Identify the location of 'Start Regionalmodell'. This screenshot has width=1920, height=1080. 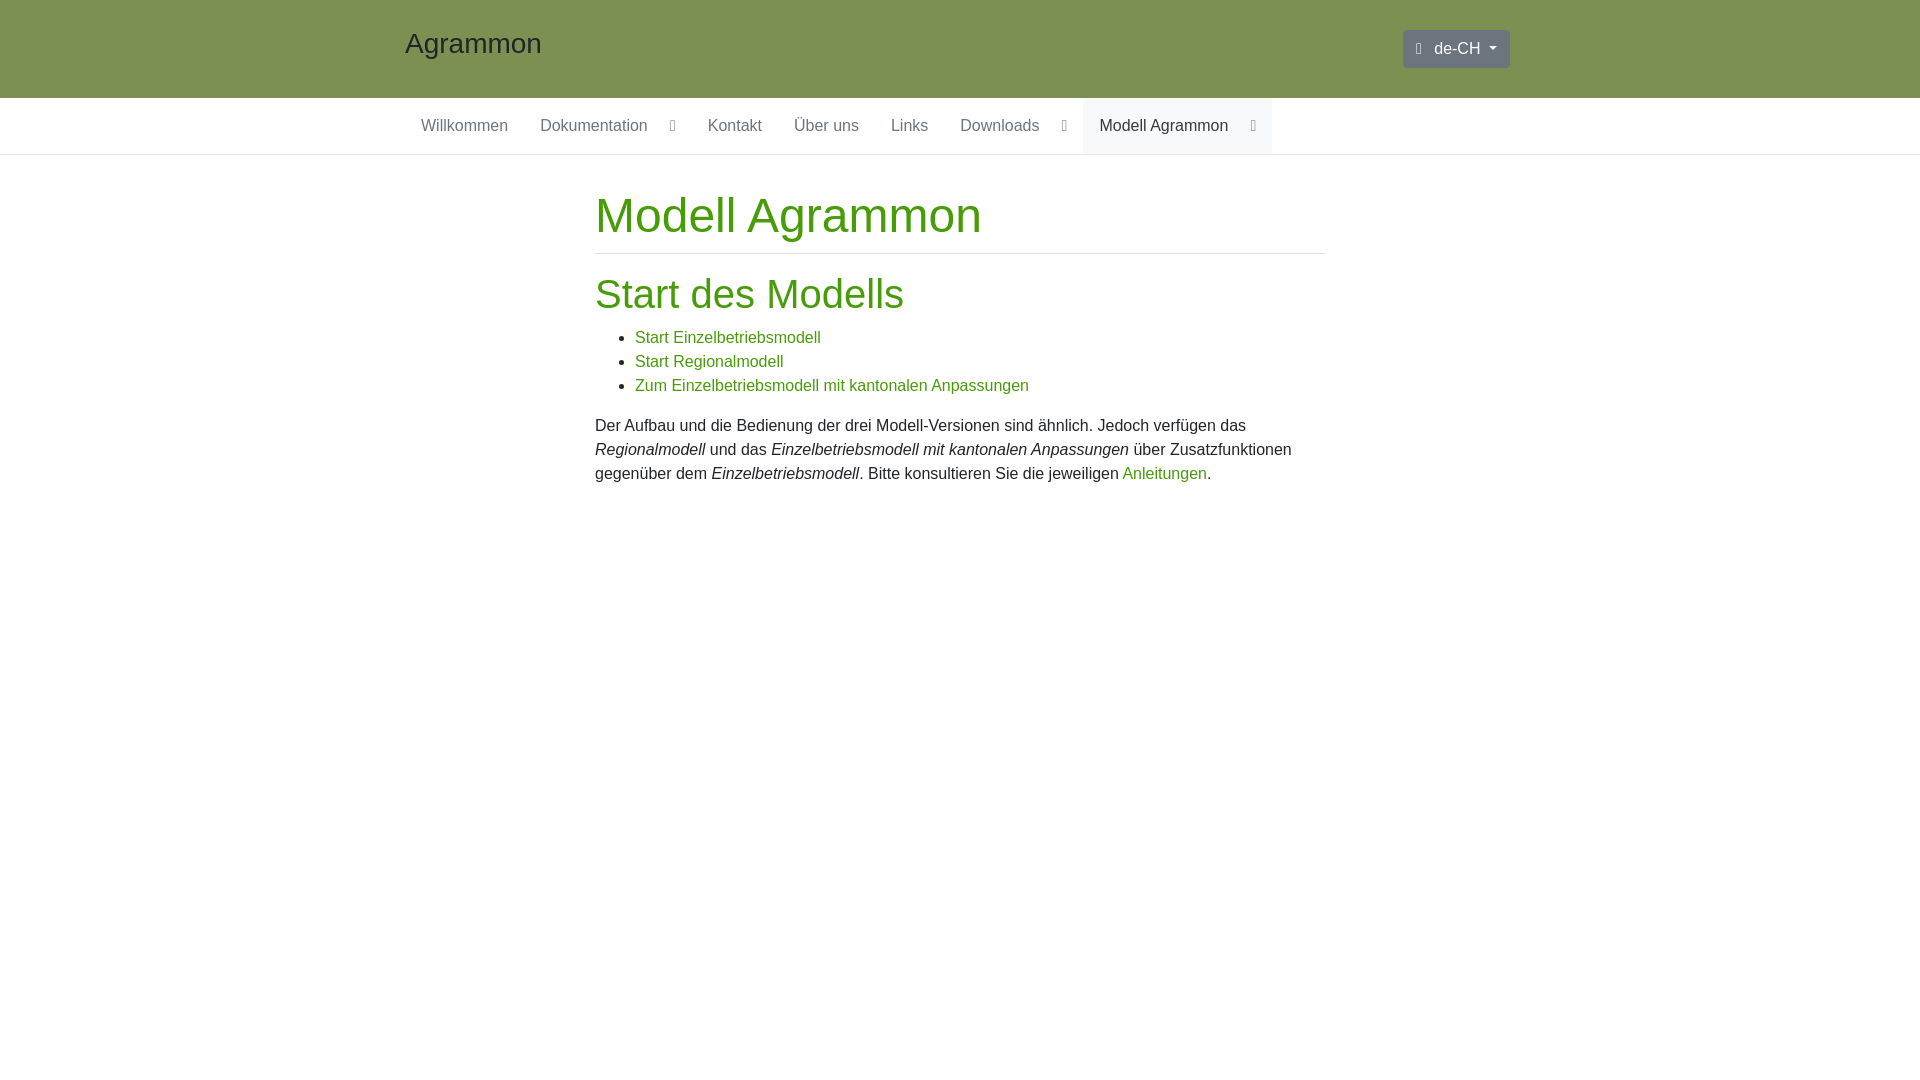
(709, 361).